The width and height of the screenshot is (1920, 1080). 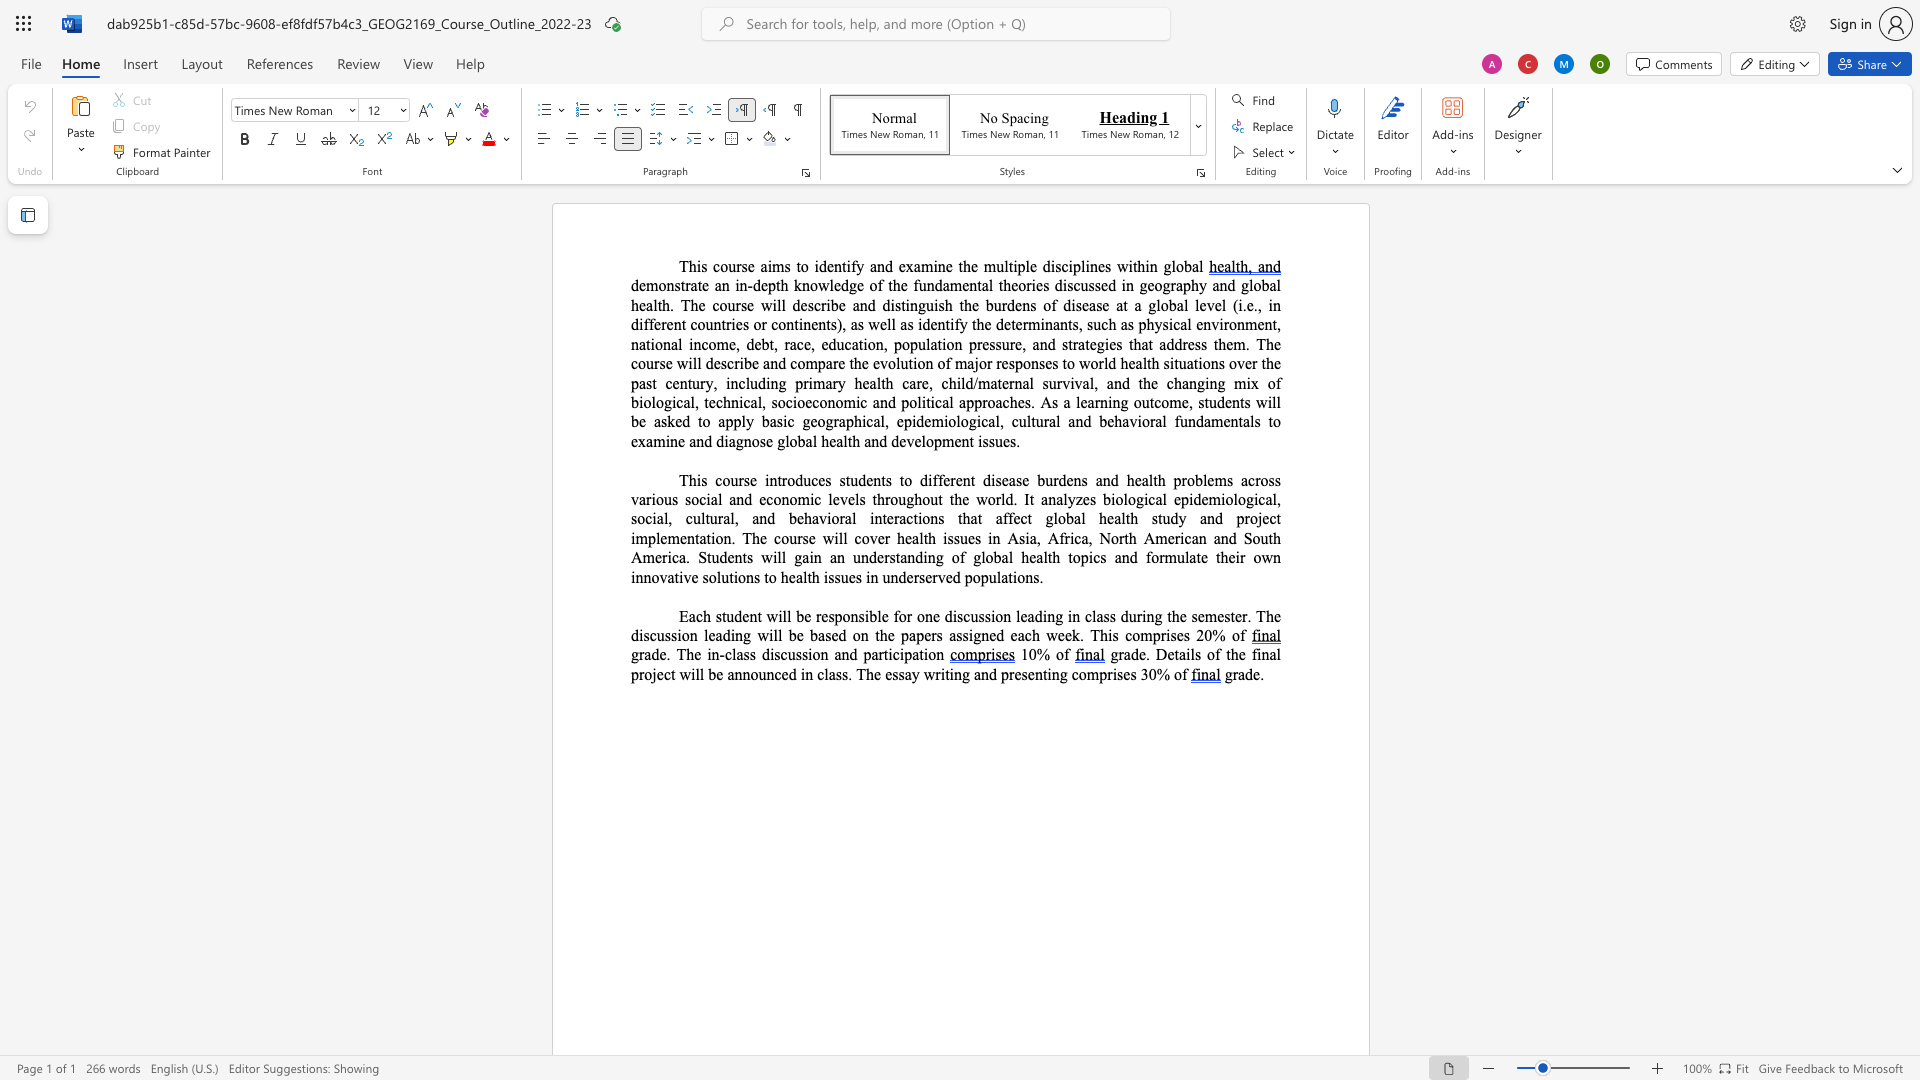 I want to click on the 1th character "t" in the text, so click(x=723, y=615).